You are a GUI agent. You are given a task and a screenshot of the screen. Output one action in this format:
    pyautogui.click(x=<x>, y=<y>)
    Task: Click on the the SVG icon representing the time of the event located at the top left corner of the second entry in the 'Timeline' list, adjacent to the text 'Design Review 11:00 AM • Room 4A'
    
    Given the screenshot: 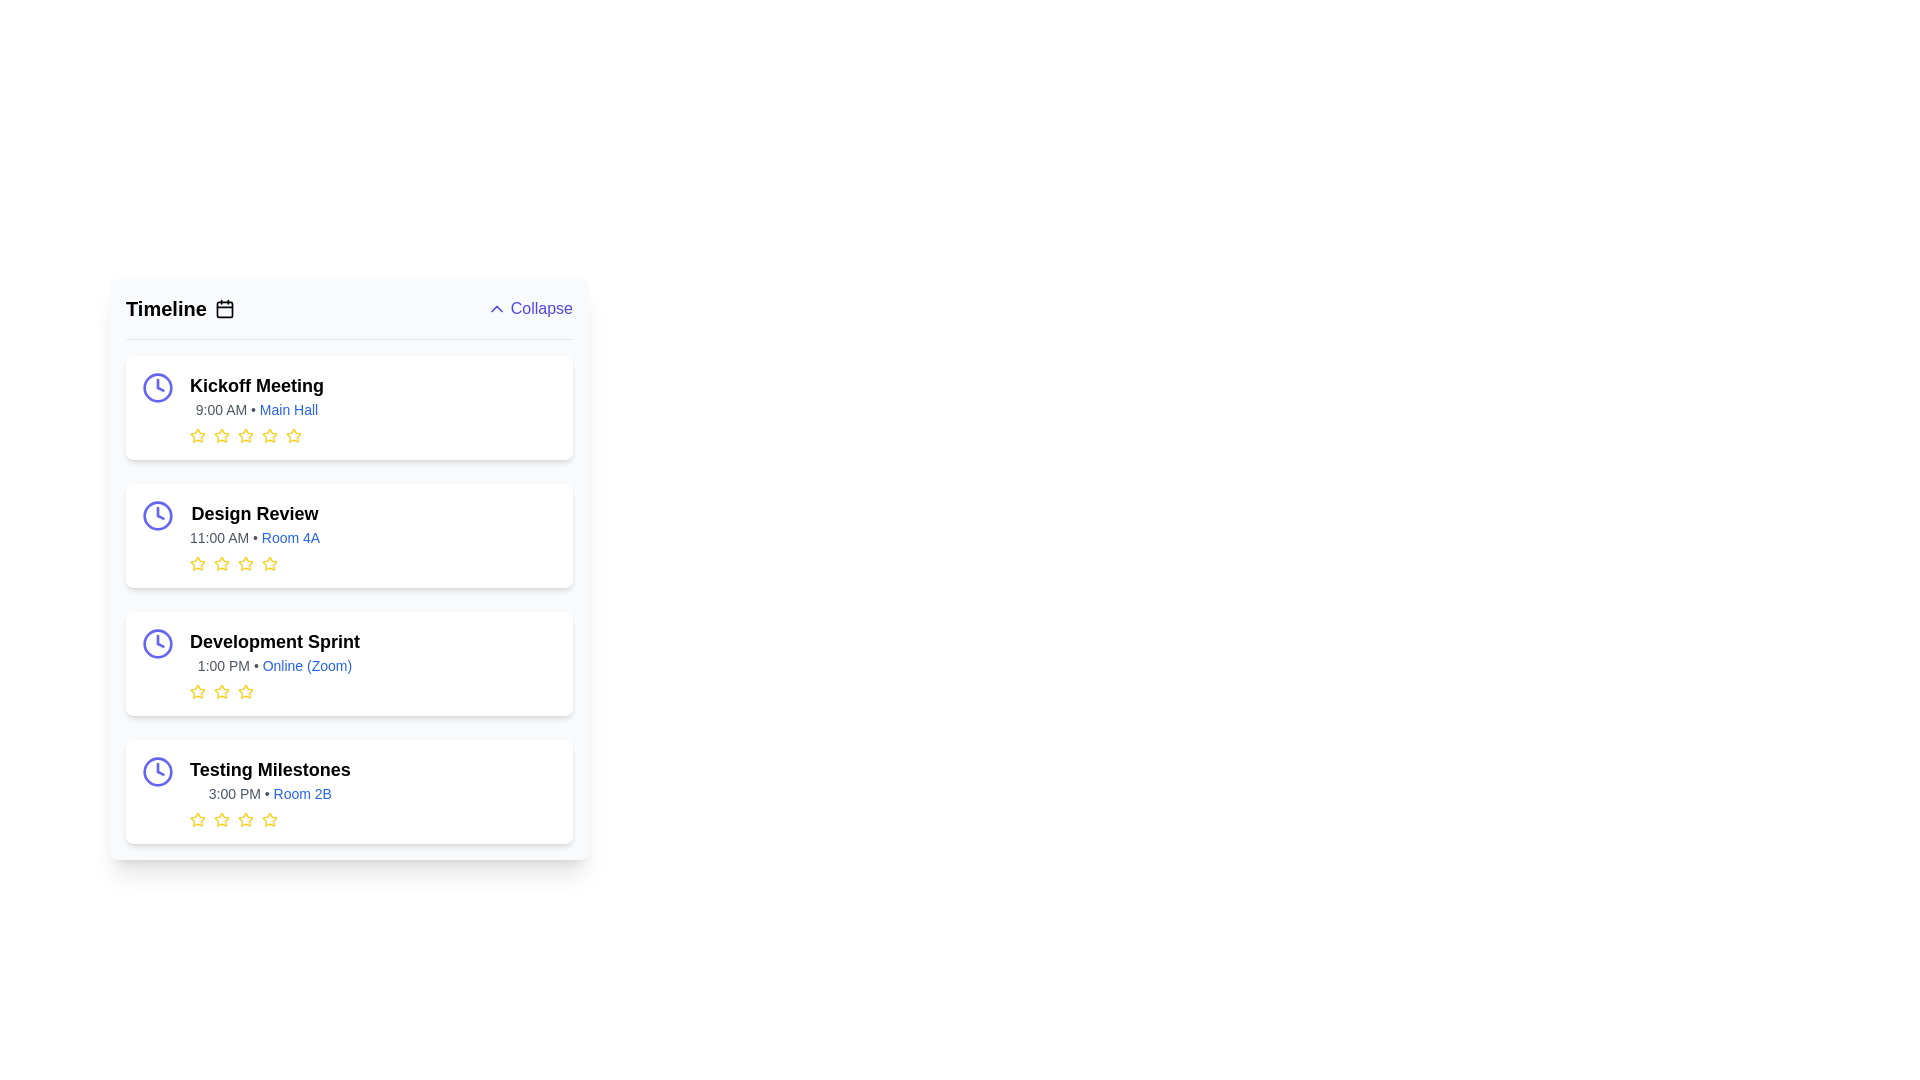 What is the action you would take?
    pyautogui.click(x=157, y=515)
    